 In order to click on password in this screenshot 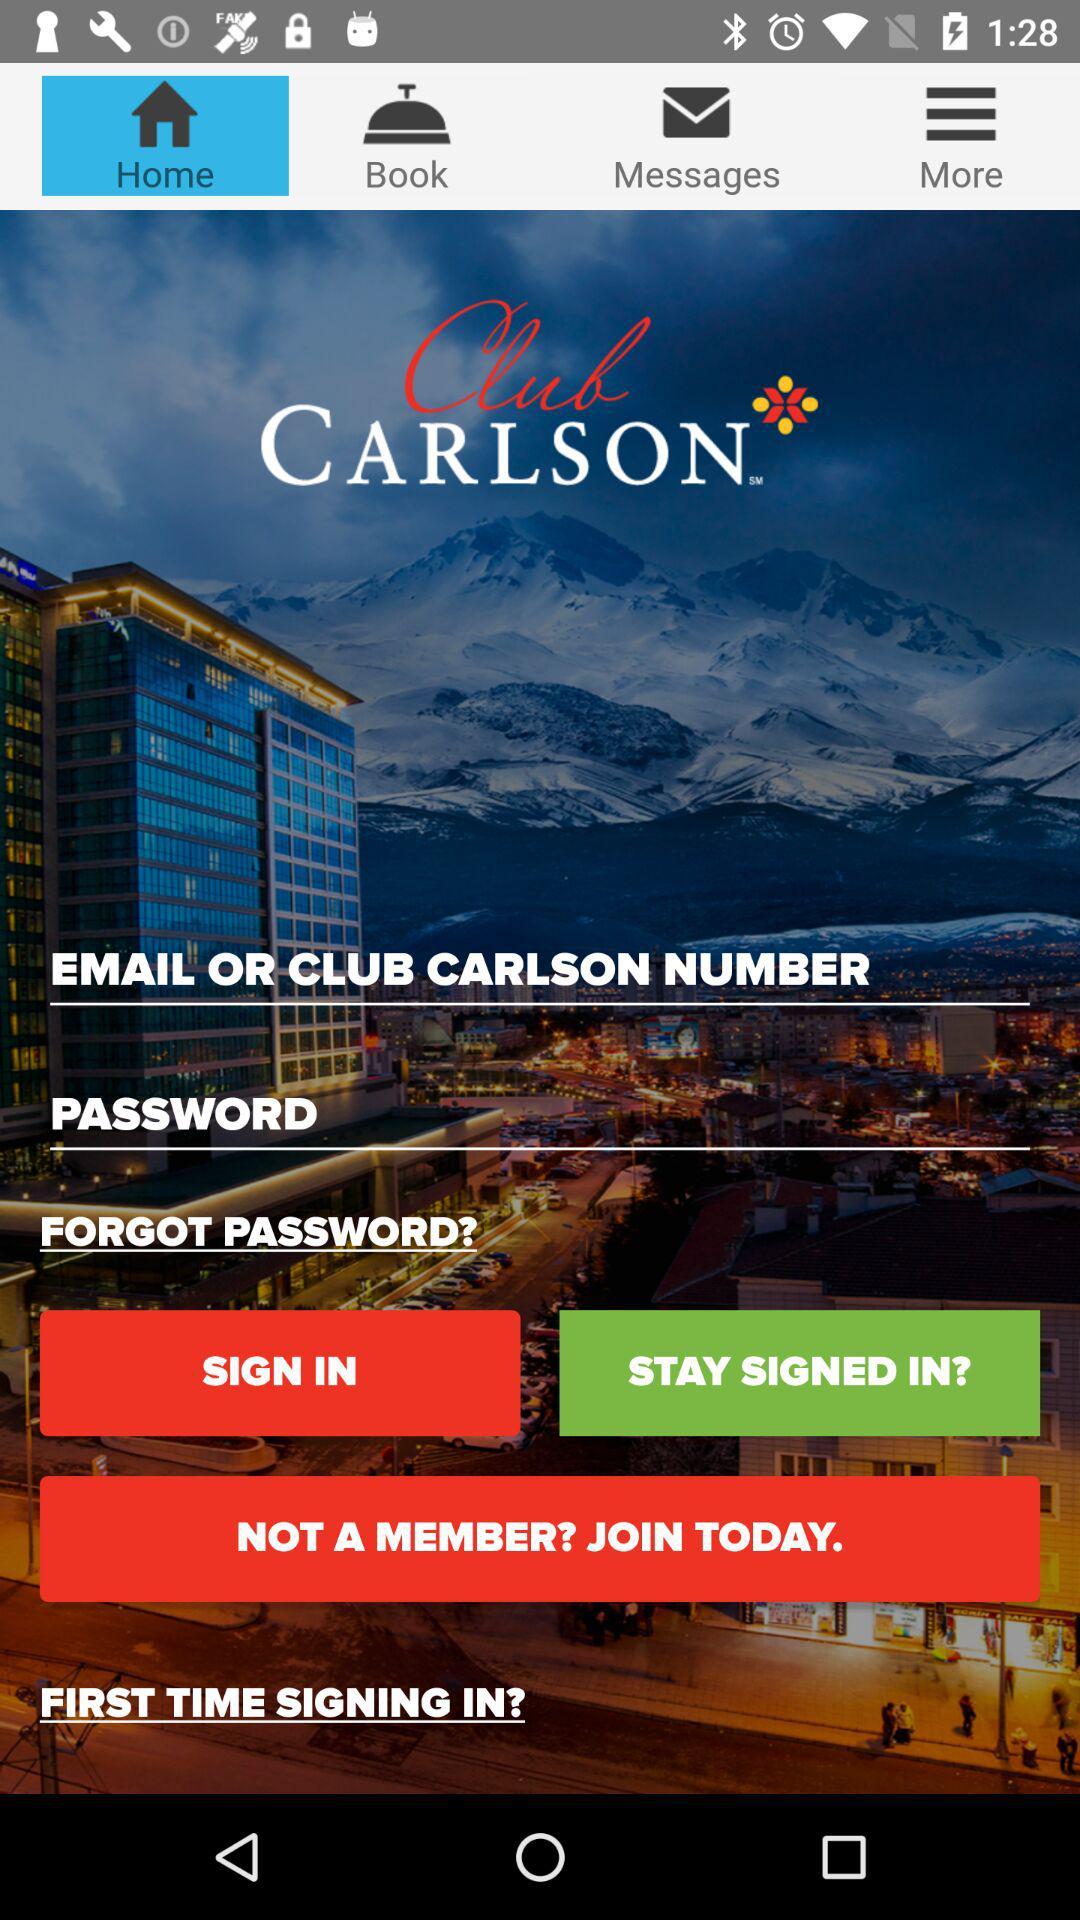, I will do `click(540, 1114)`.